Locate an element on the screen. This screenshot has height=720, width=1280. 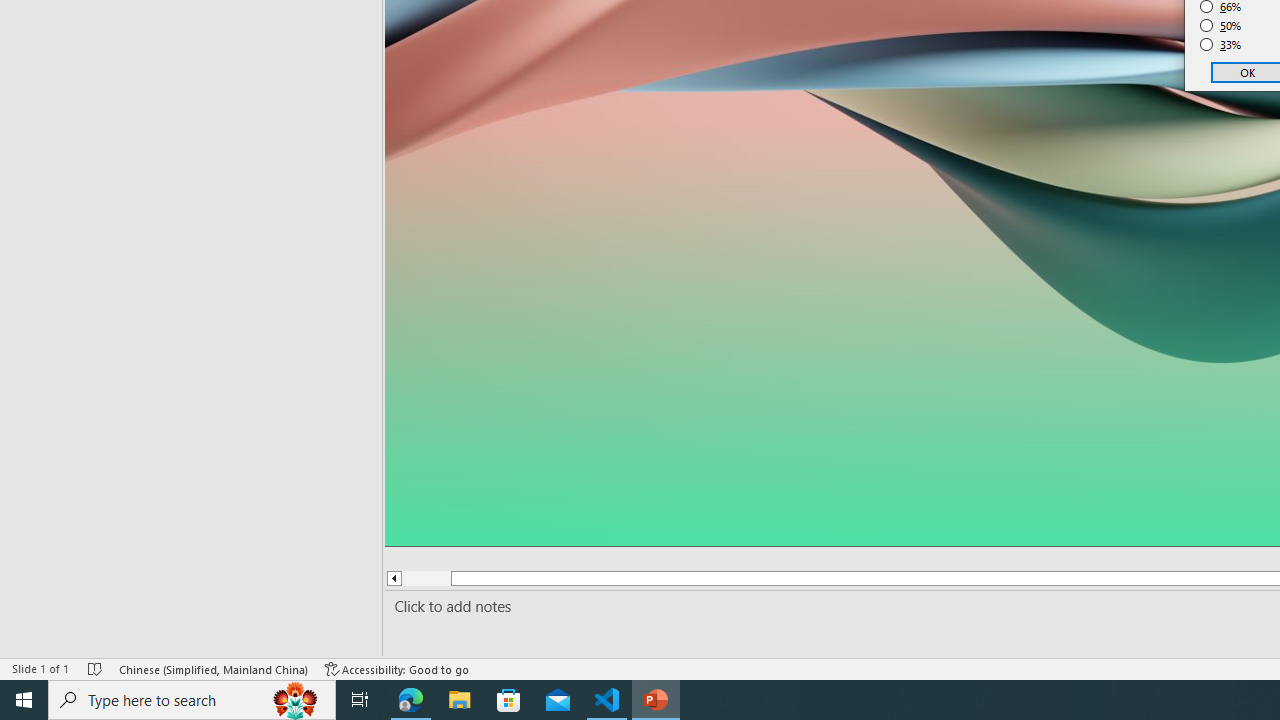
'Type here to search' is located at coordinates (192, 698).